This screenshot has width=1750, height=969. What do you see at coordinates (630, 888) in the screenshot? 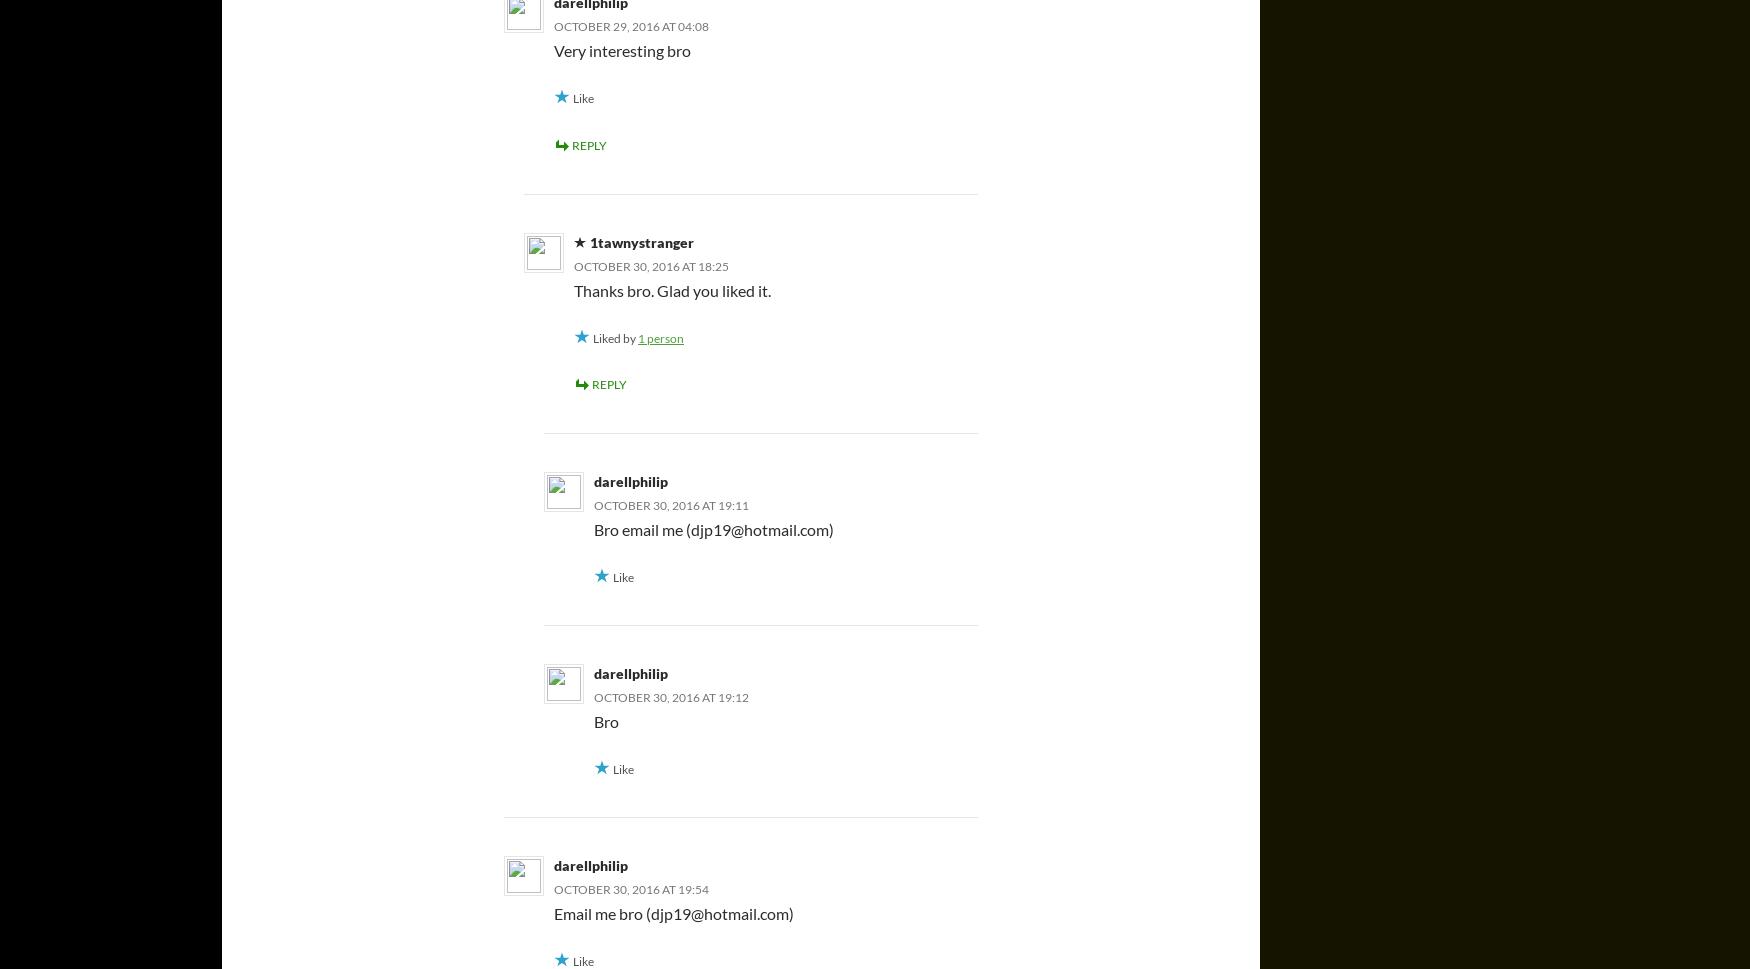
I see `'October 30, 2016 at 19:54'` at bounding box center [630, 888].